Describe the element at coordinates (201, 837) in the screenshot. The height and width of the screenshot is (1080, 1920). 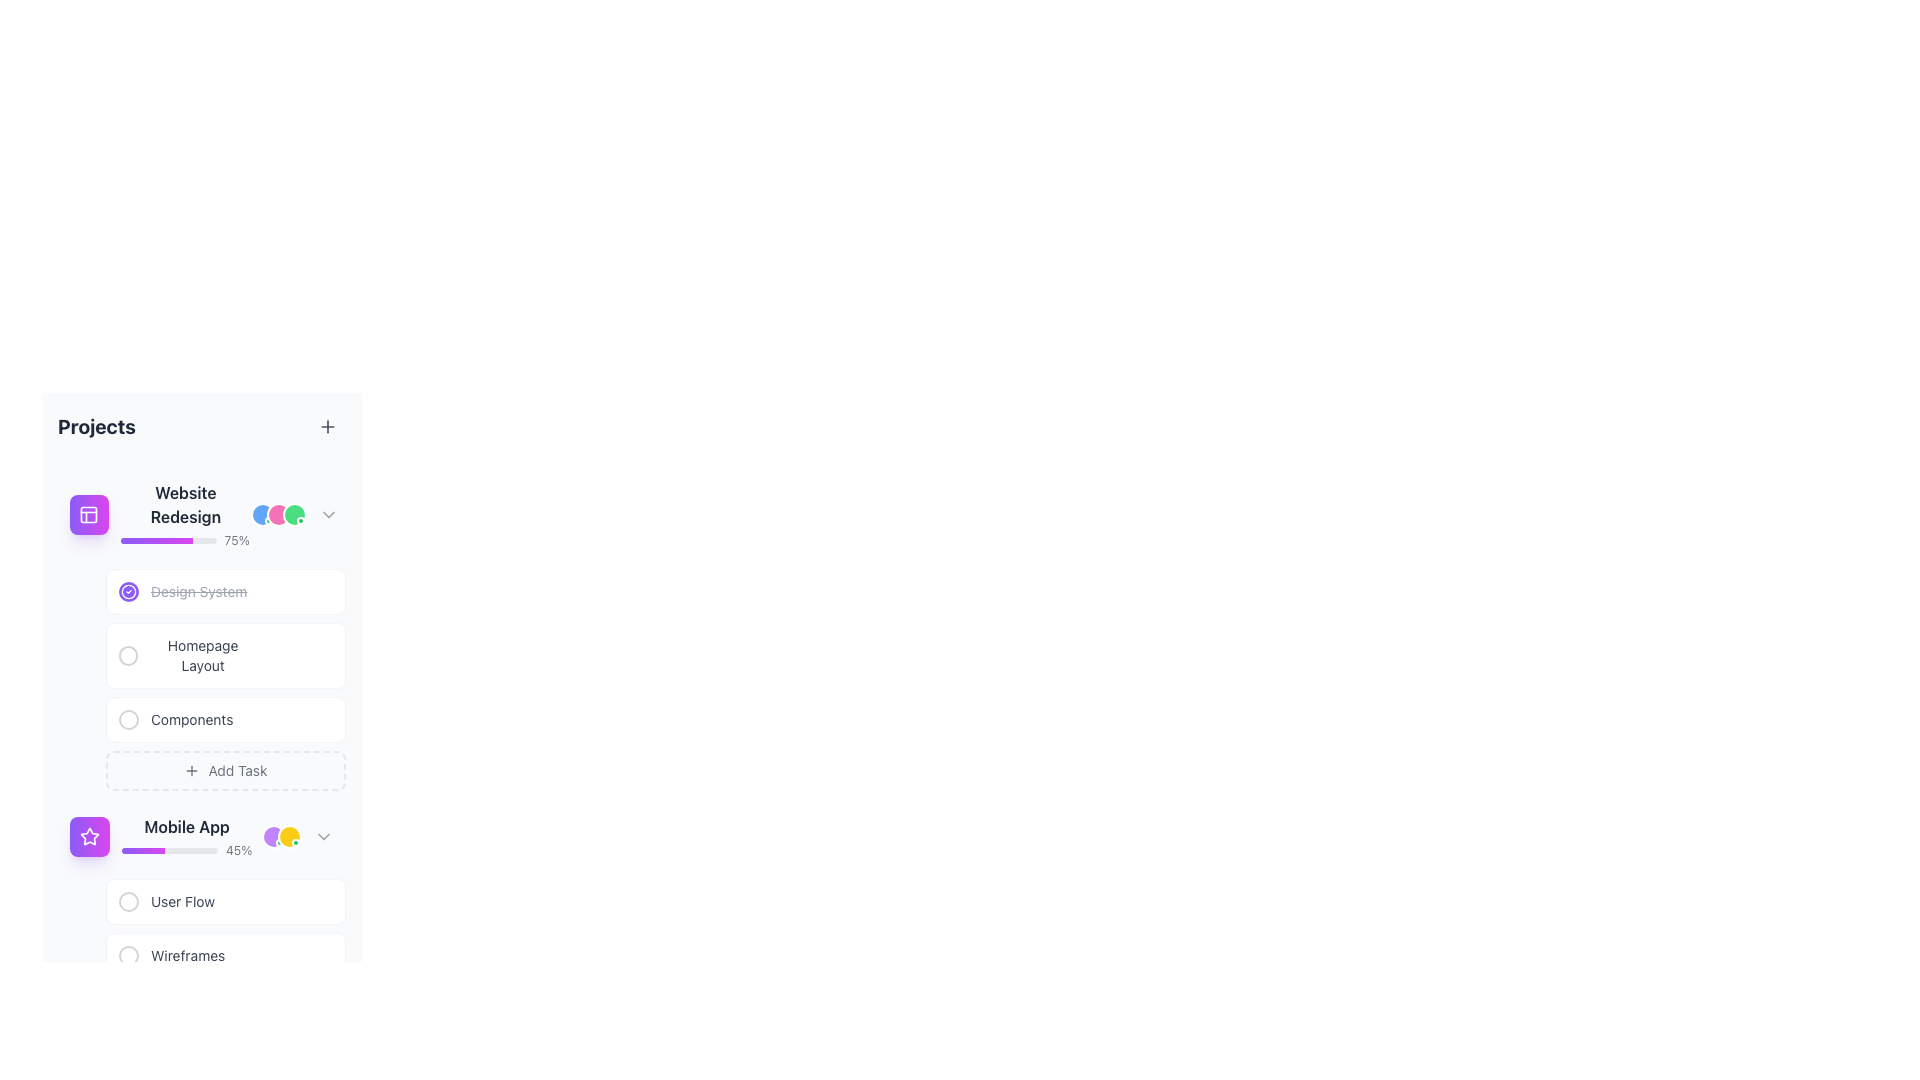
I see `the Card element representing the 'Mobile App' project in the task management interface to activate hover effects` at that location.